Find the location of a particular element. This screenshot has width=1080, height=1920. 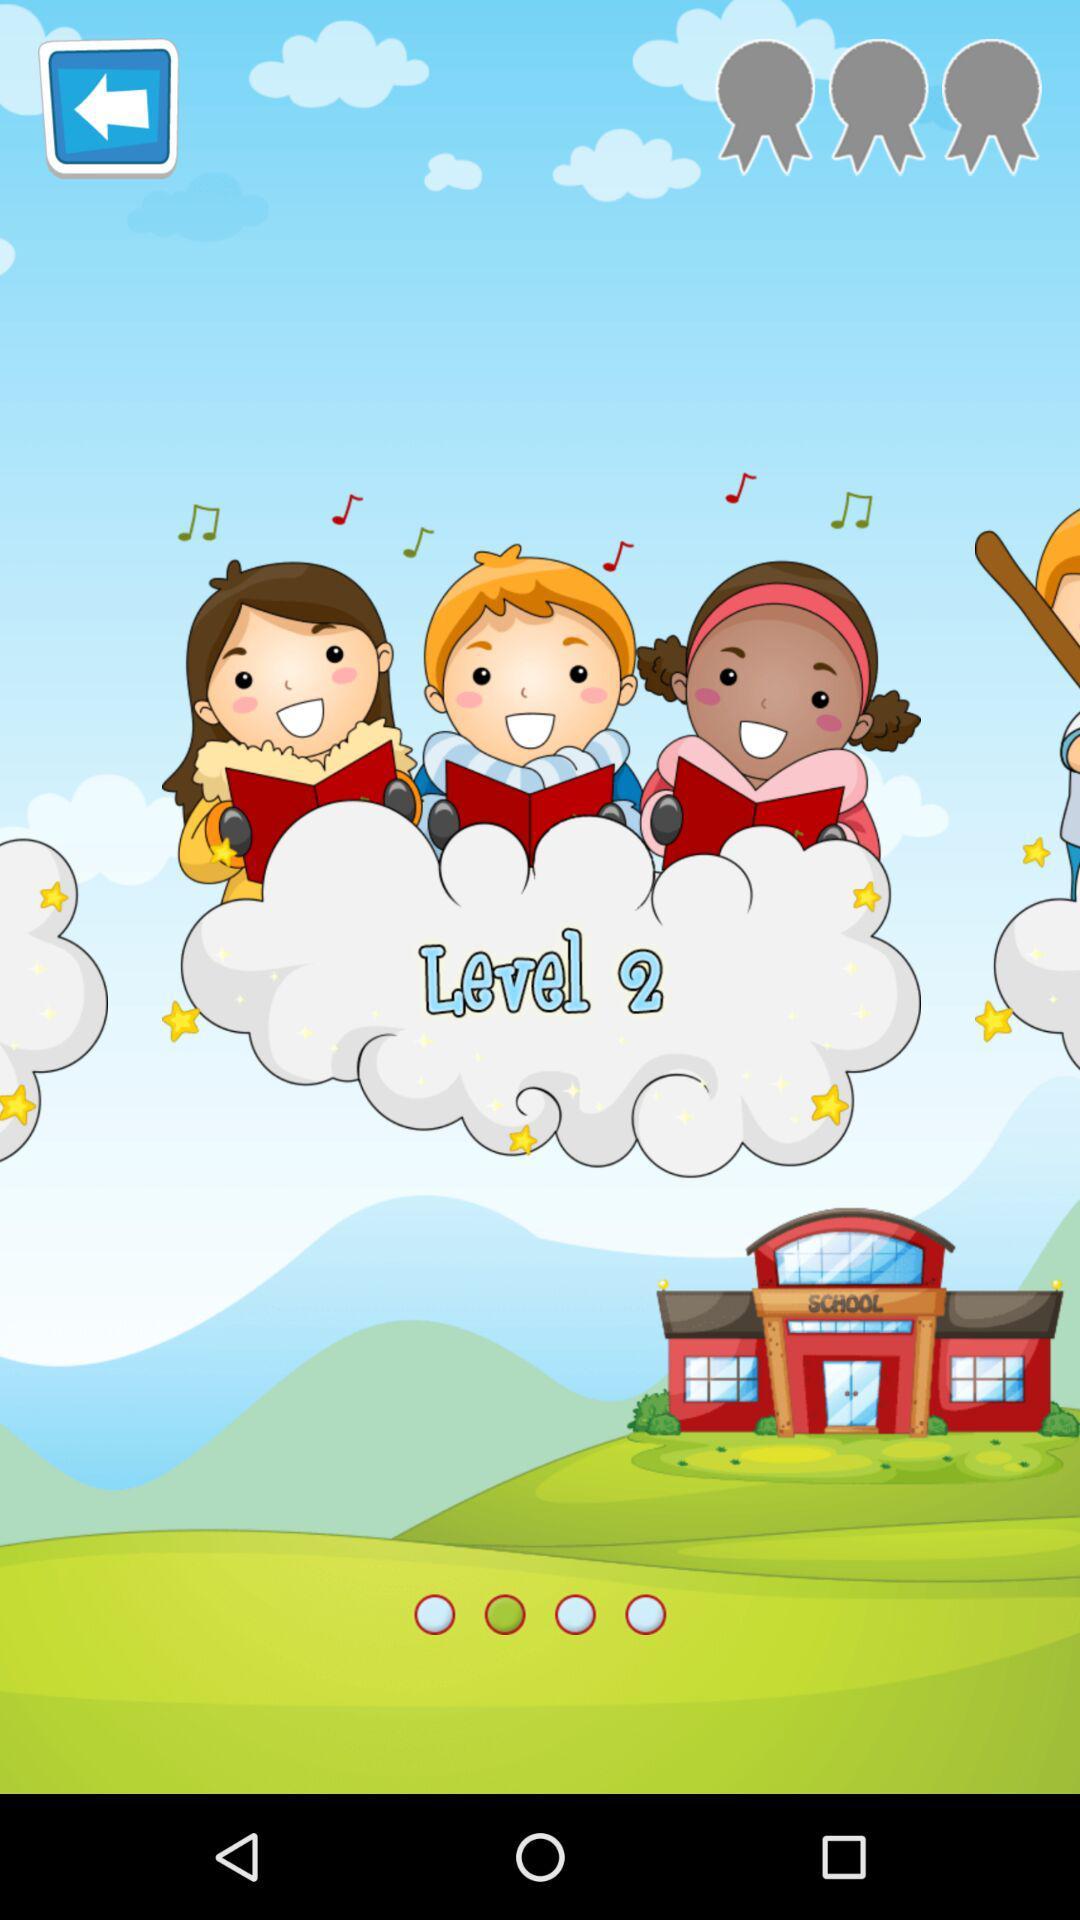

the arrow_backward icon is located at coordinates (108, 115).